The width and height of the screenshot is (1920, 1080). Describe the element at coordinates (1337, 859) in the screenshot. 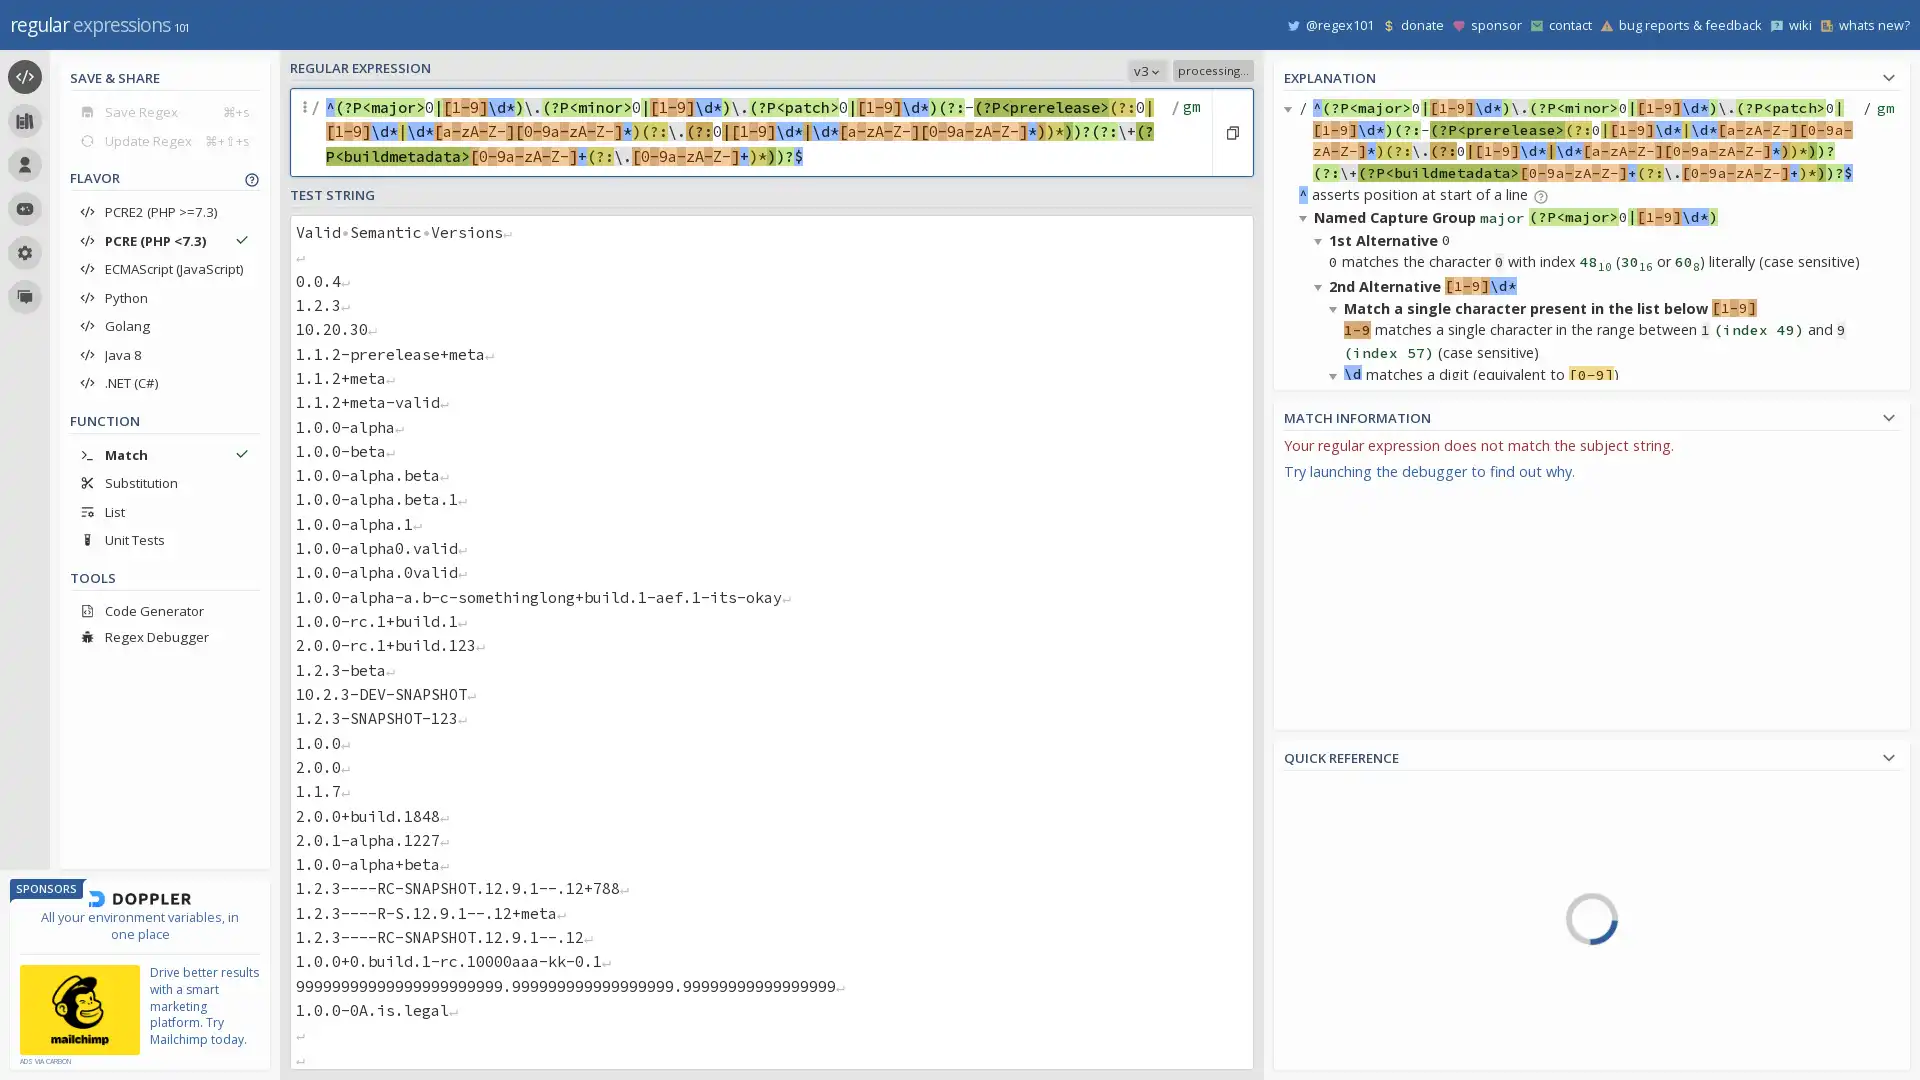

I see `Group minor` at that location.